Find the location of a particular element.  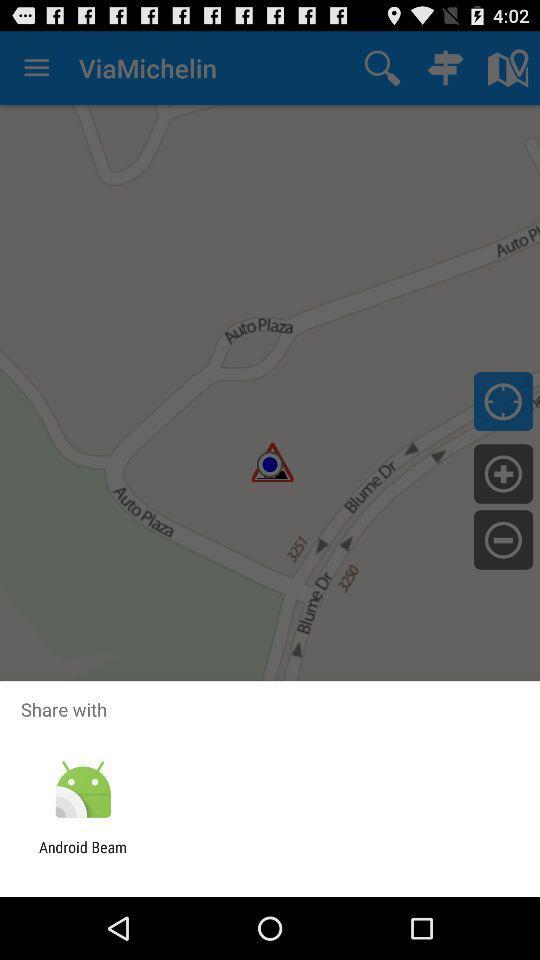

the android beam is located at coordinates (82, 855).